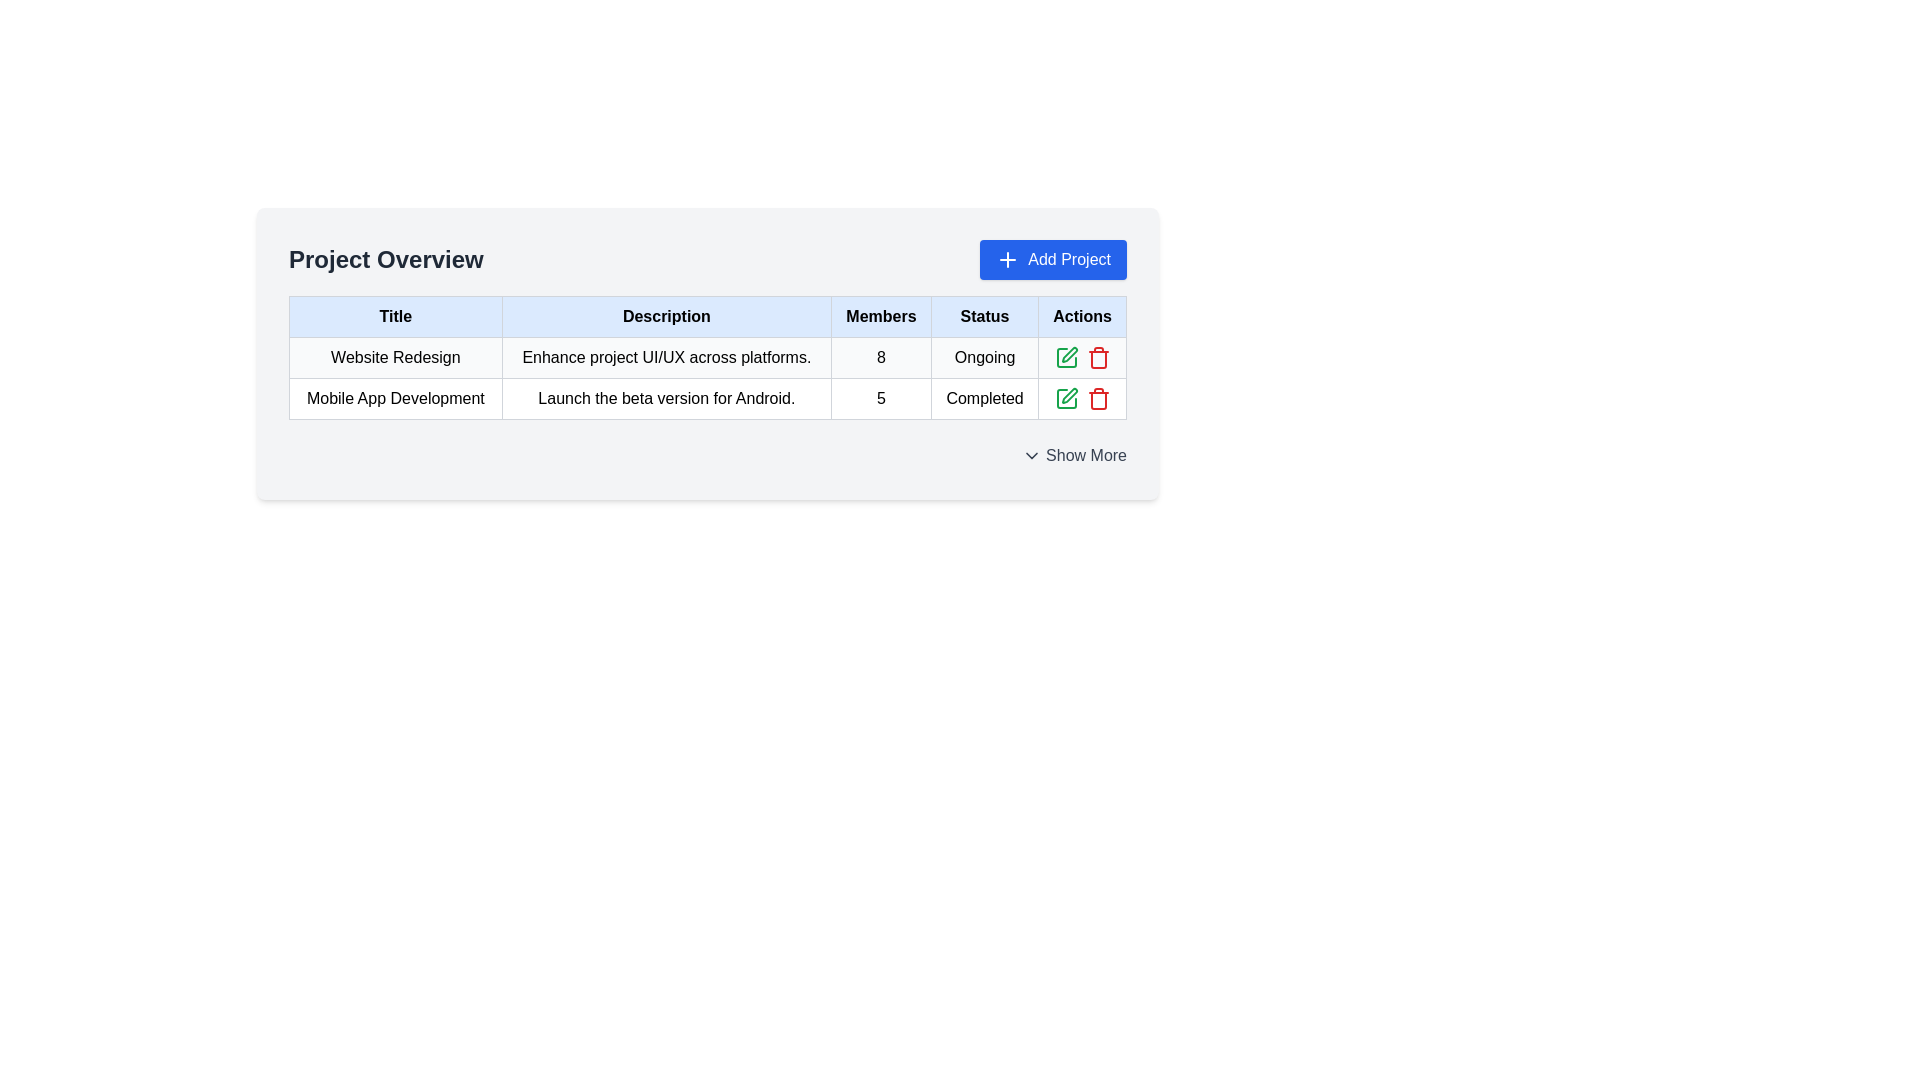  What do you see at coordinates (1065, 398) in the screenshot?
I see `the edit icon in the first row of the 'Actions' column to initiate the edit action` at bounding box center [1065, 398].